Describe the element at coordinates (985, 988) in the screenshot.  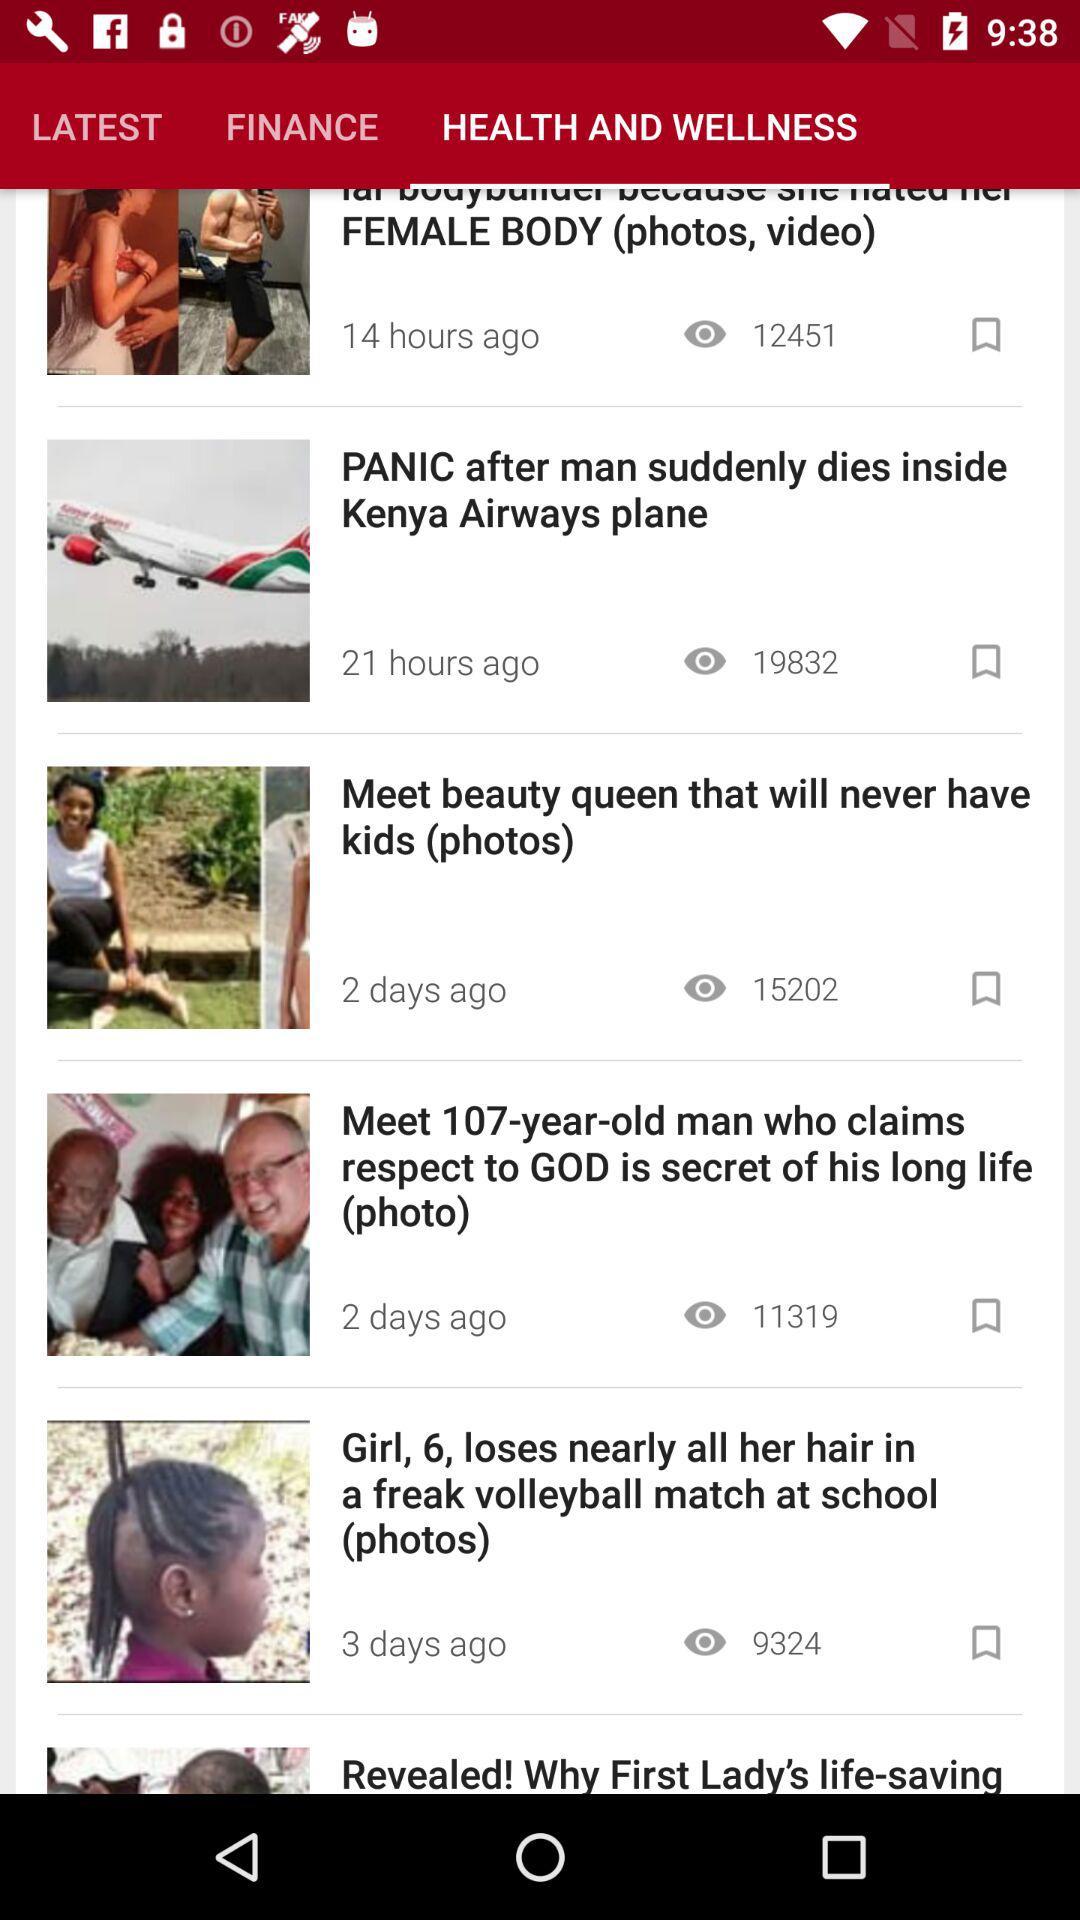
I see `to saved list` at that location.